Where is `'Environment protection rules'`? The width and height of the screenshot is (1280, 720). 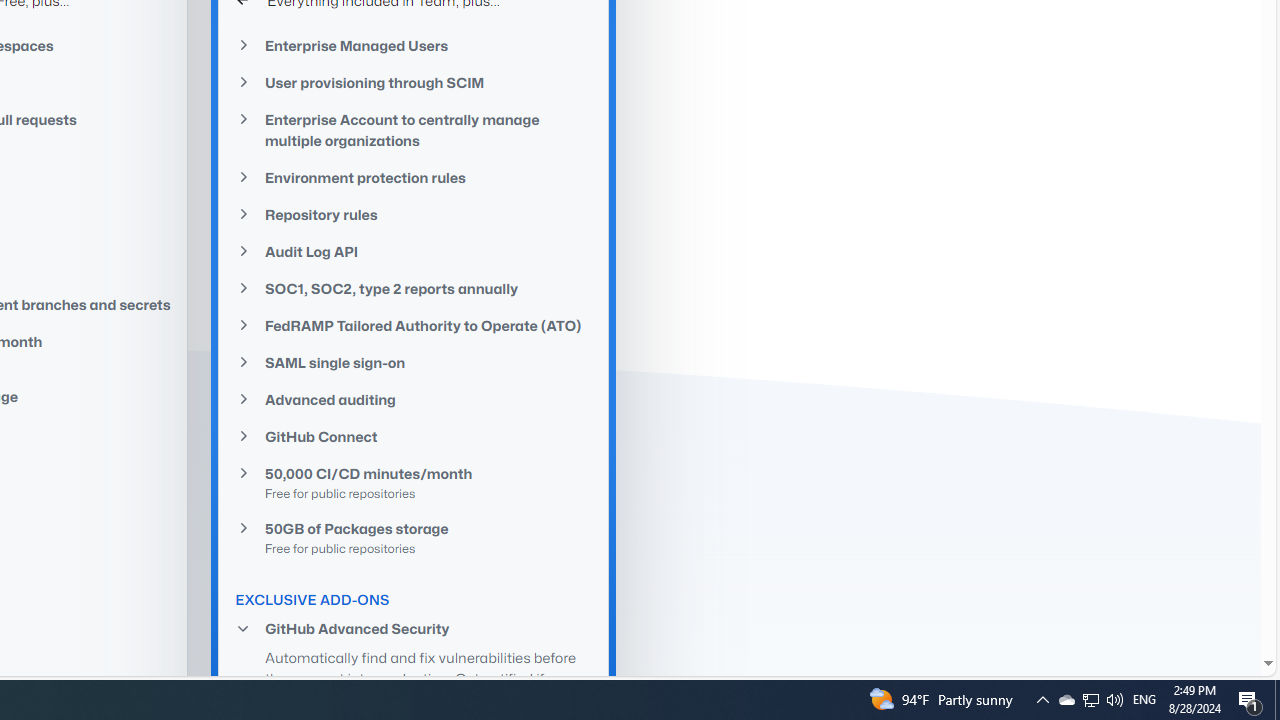
'Environment protection rules' is located at coordinates (413, 177).